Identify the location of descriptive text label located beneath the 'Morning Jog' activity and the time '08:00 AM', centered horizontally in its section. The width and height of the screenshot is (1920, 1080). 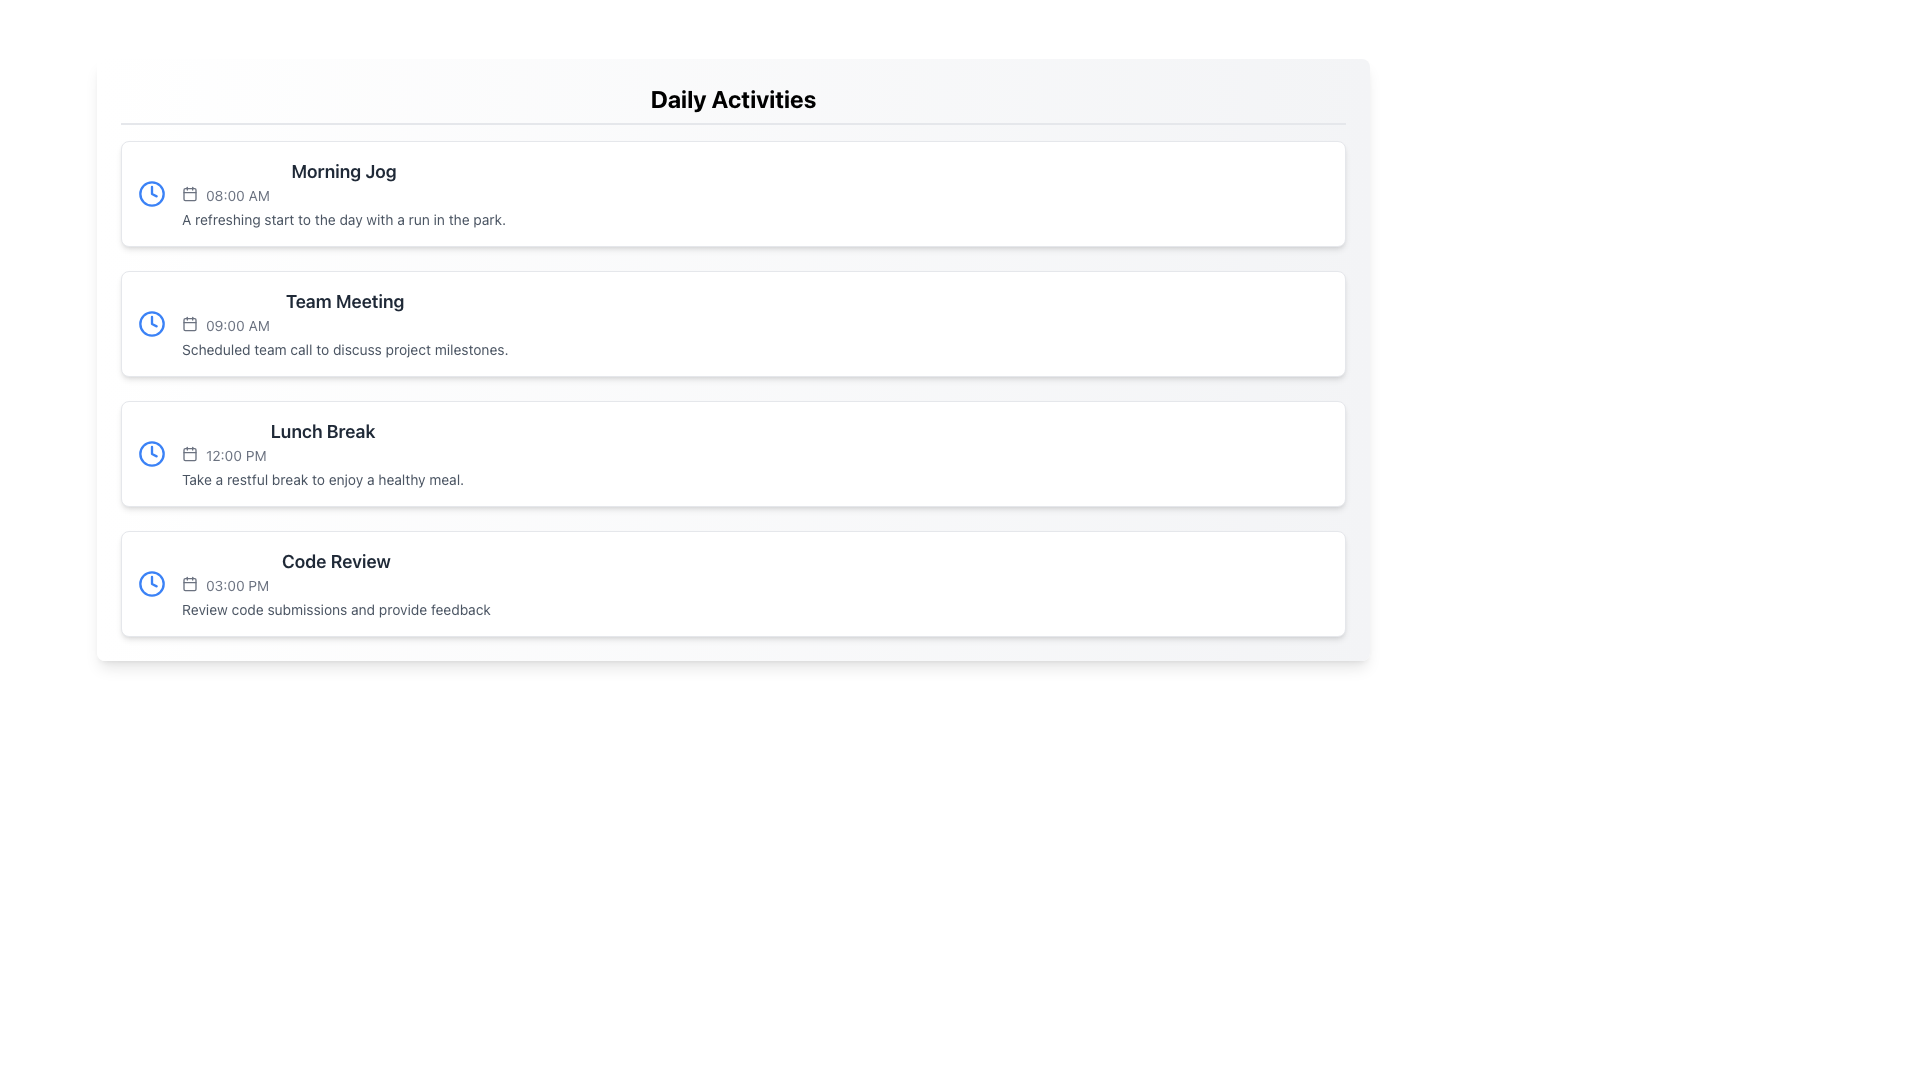
(344, 219).